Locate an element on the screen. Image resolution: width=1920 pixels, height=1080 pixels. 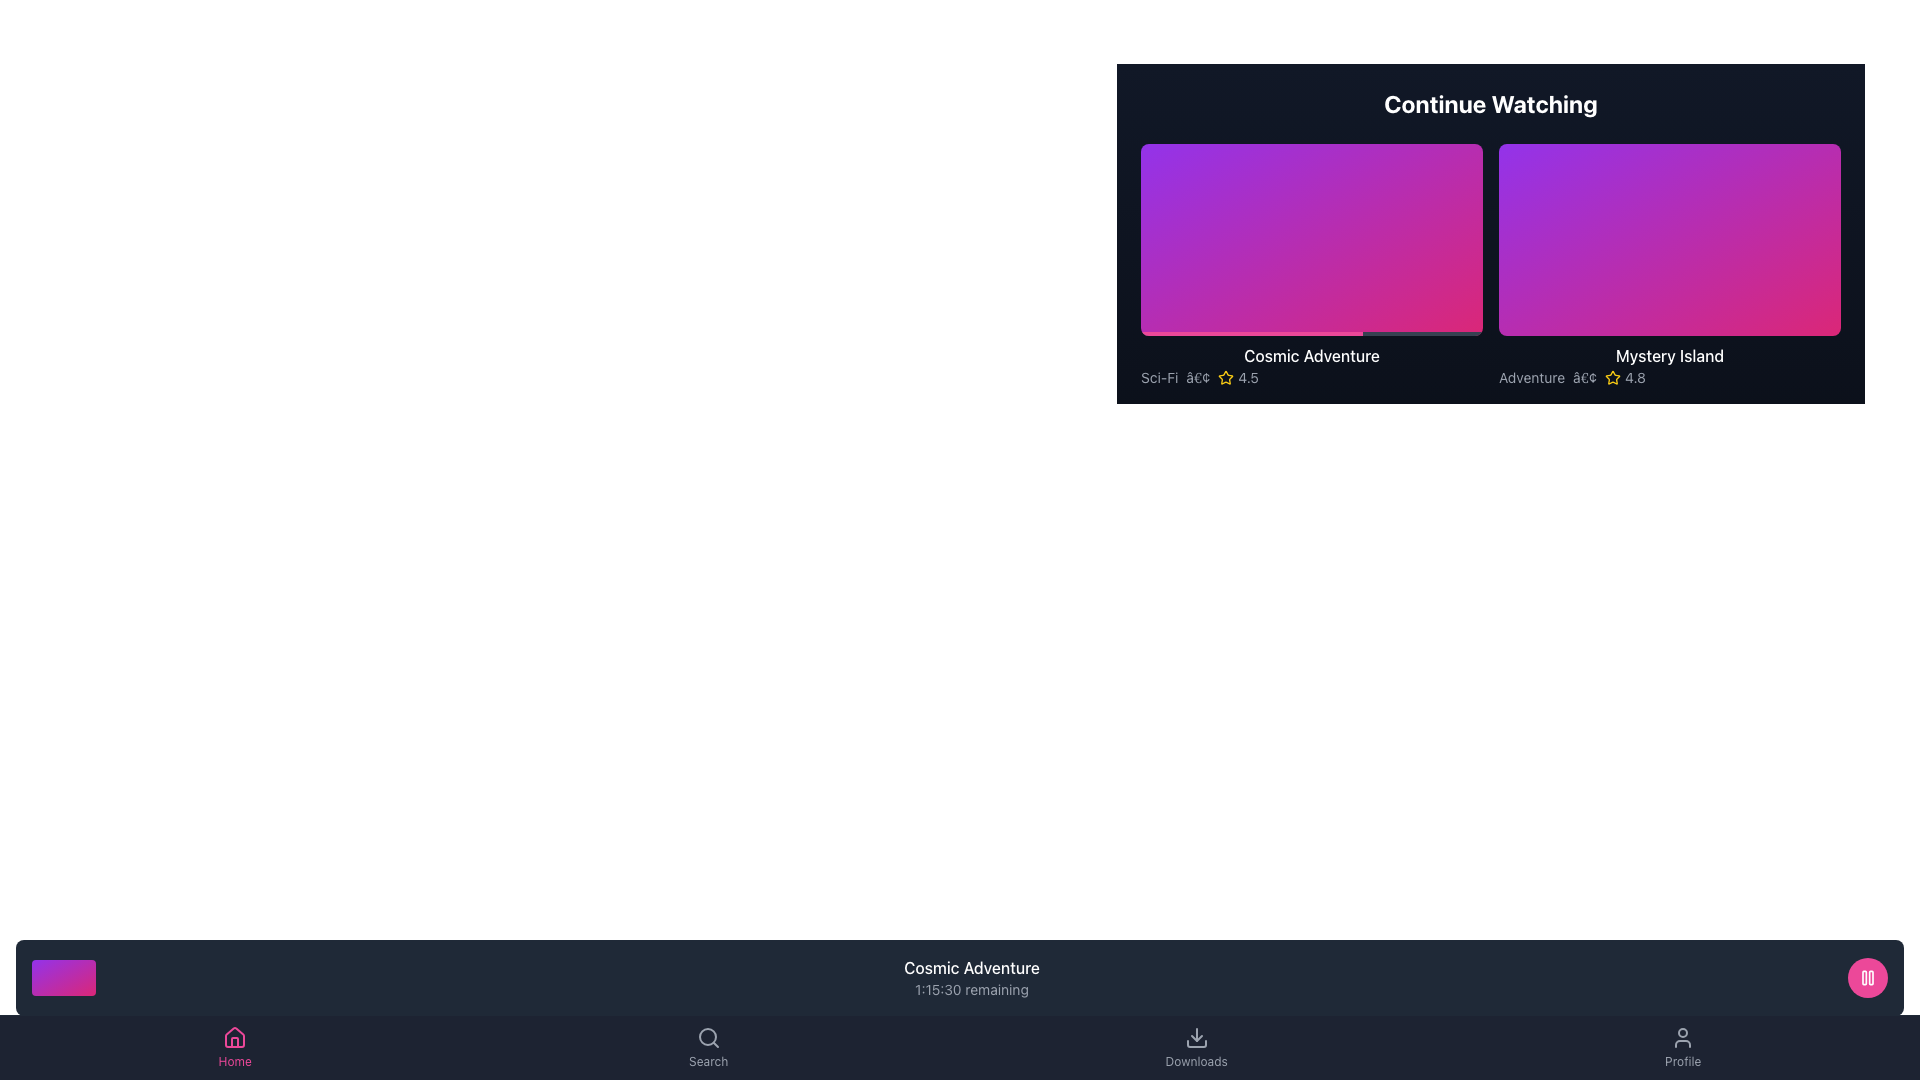
the text element that serves as a separator between the 'Adventure' label and the '4.8' rating in the second card of the 'Continue Watching' section is located at coordinates (1584, 378).